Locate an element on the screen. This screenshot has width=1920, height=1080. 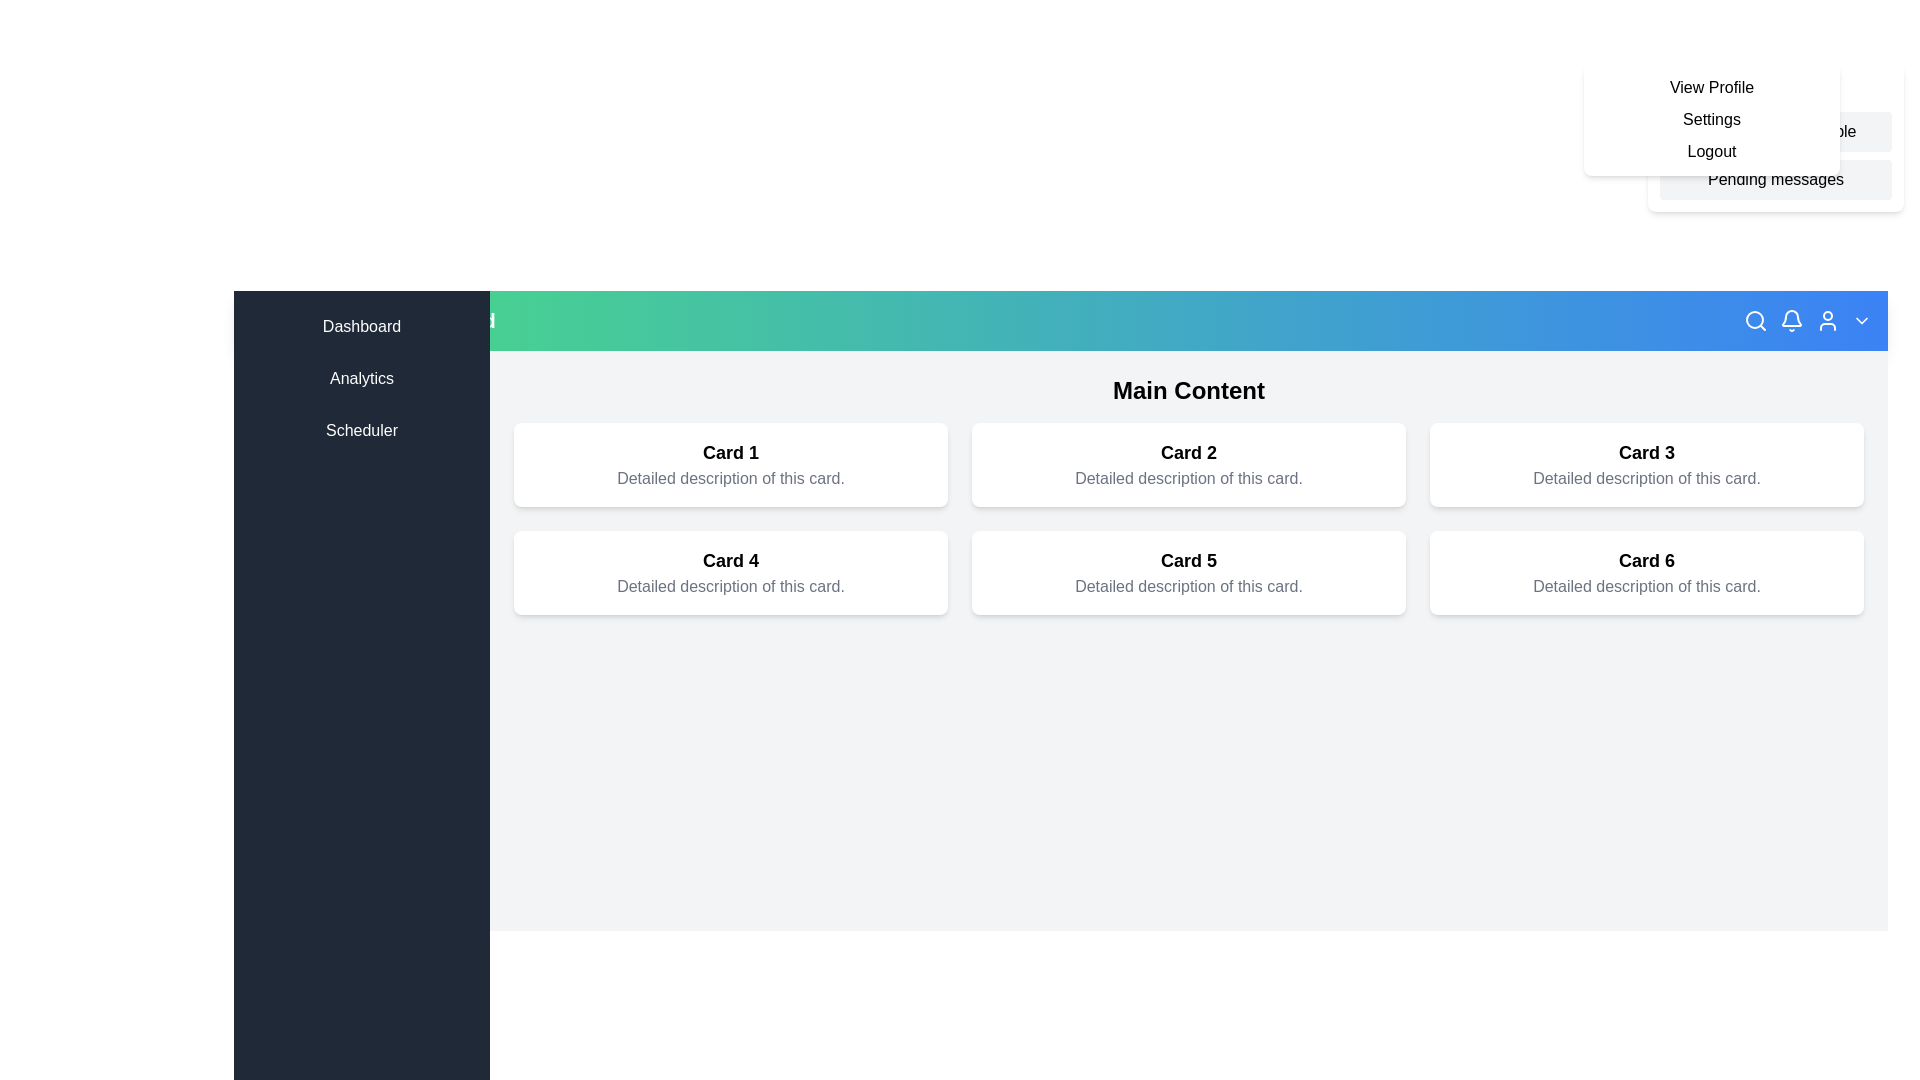
the non-interactive Card component labeled 'Card 1', which is located in the top-left position of a grid of six cards is located at coordinates (729, 465).